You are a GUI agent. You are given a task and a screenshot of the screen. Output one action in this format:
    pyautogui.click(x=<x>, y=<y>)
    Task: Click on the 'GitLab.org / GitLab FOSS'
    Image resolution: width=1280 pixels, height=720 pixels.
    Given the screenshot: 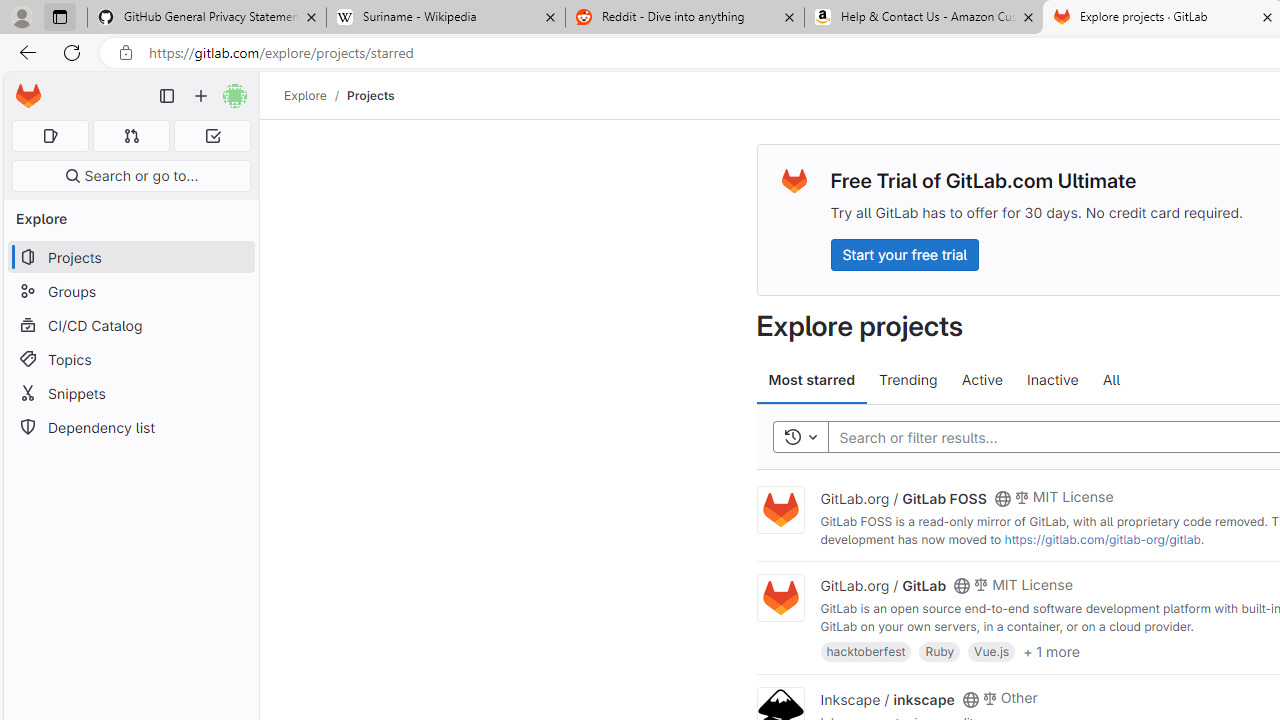 What is the action you would take?
    pyautogui.click(x=902, y=496)
    